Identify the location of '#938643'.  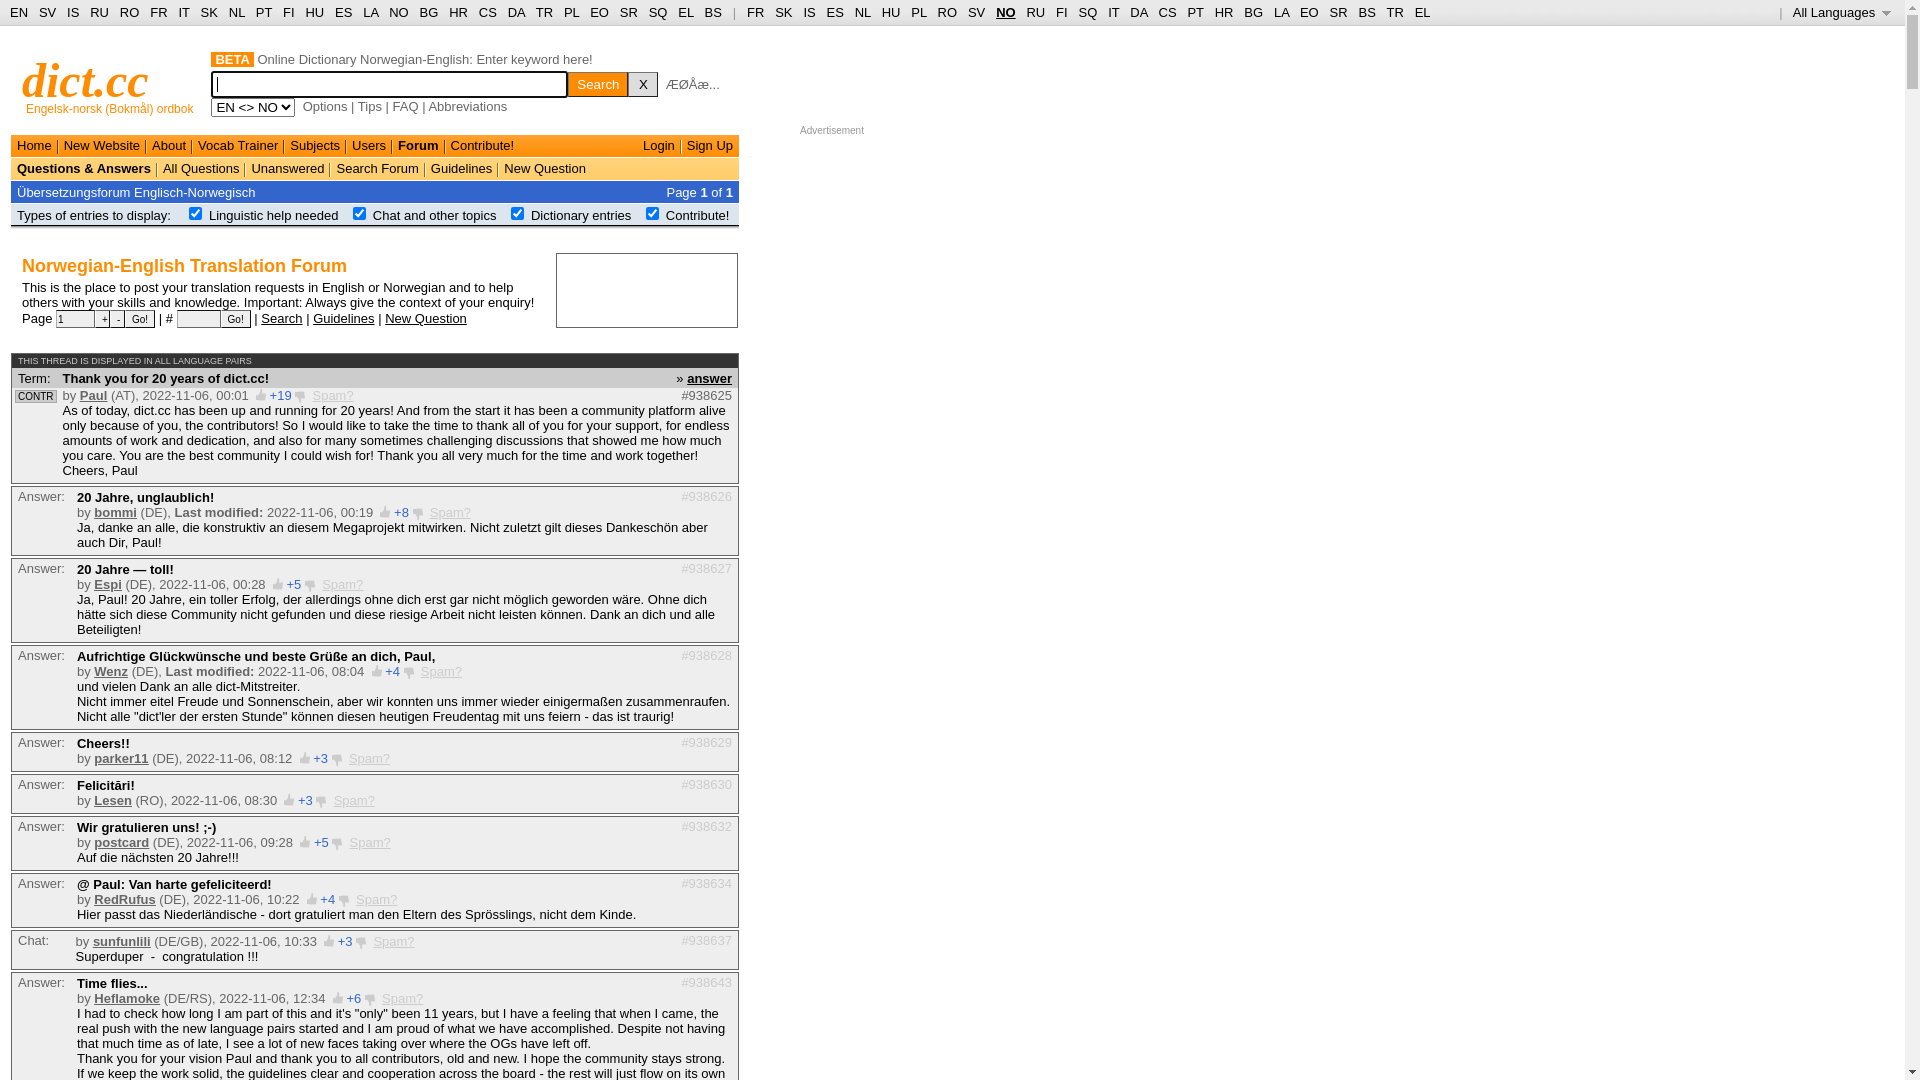
(706, 980).